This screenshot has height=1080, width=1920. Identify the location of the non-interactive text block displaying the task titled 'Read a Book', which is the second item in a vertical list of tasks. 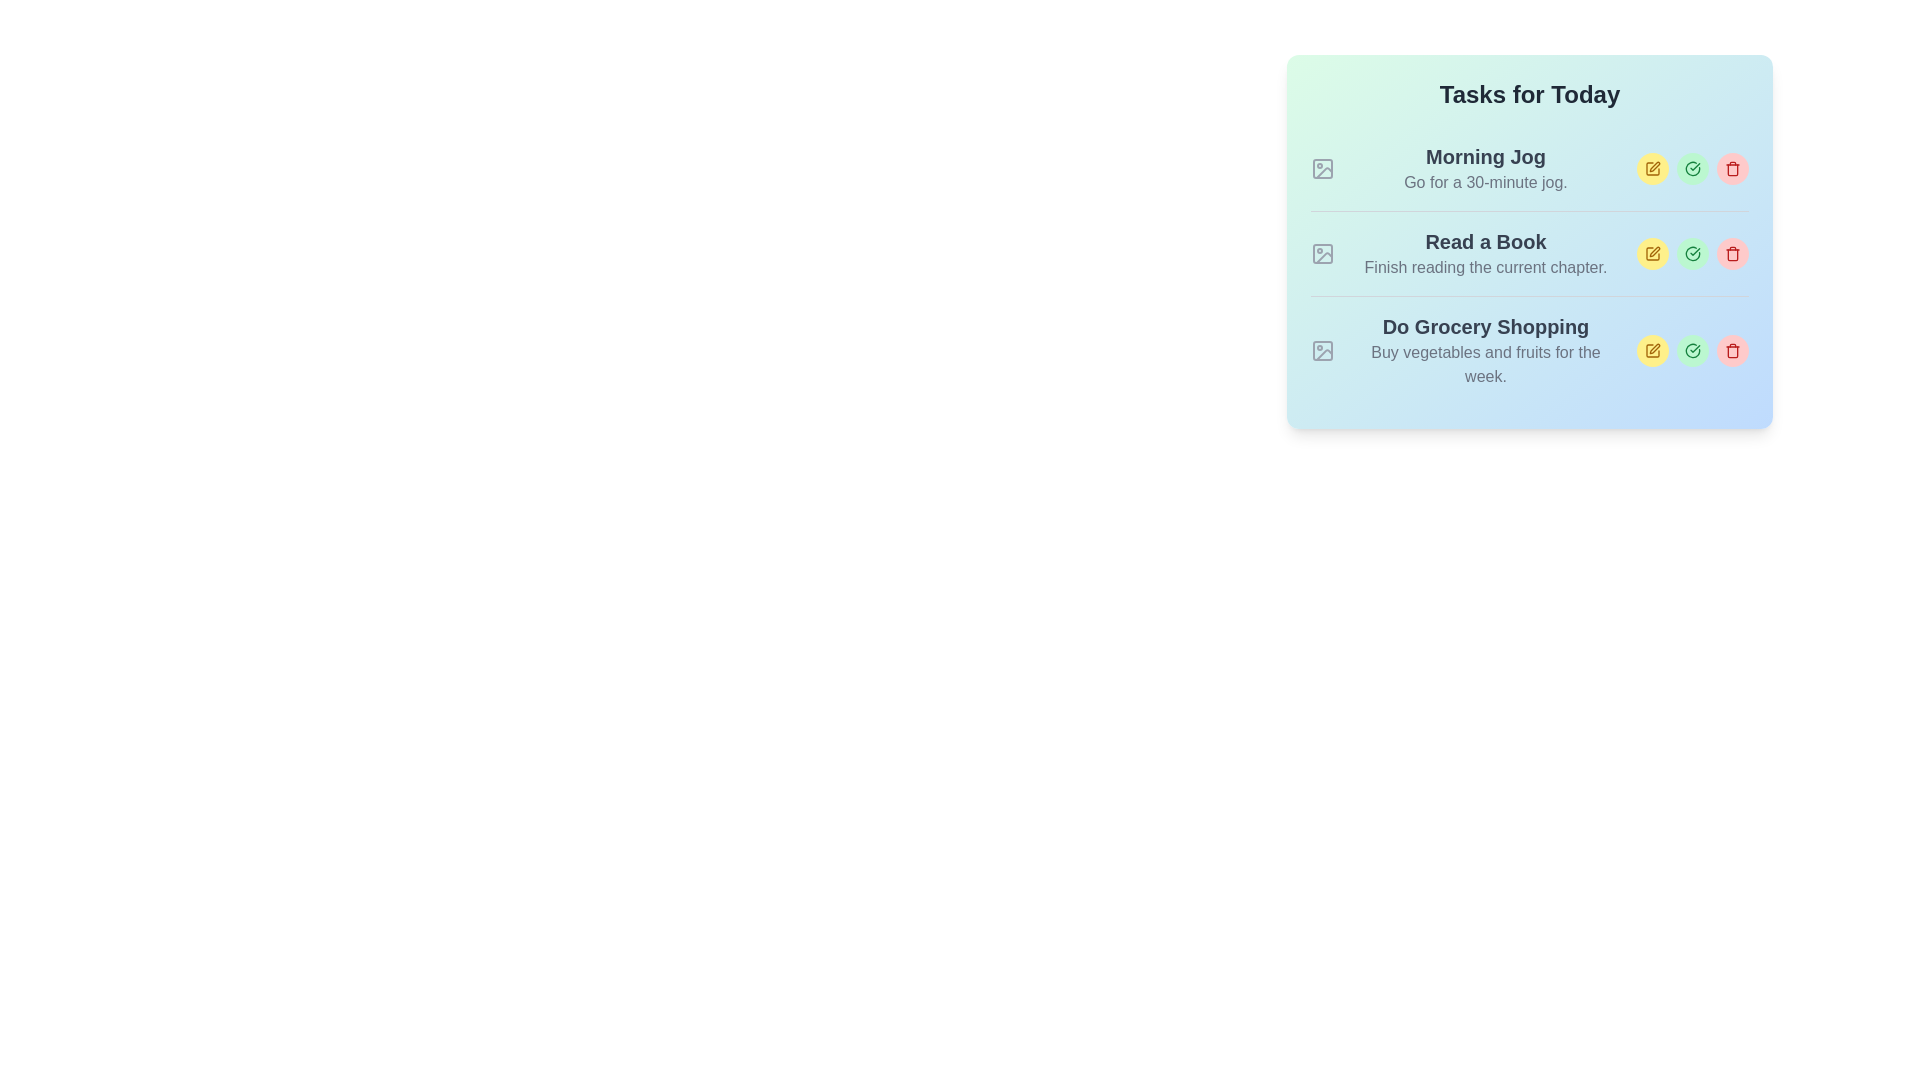
(1486, 253).